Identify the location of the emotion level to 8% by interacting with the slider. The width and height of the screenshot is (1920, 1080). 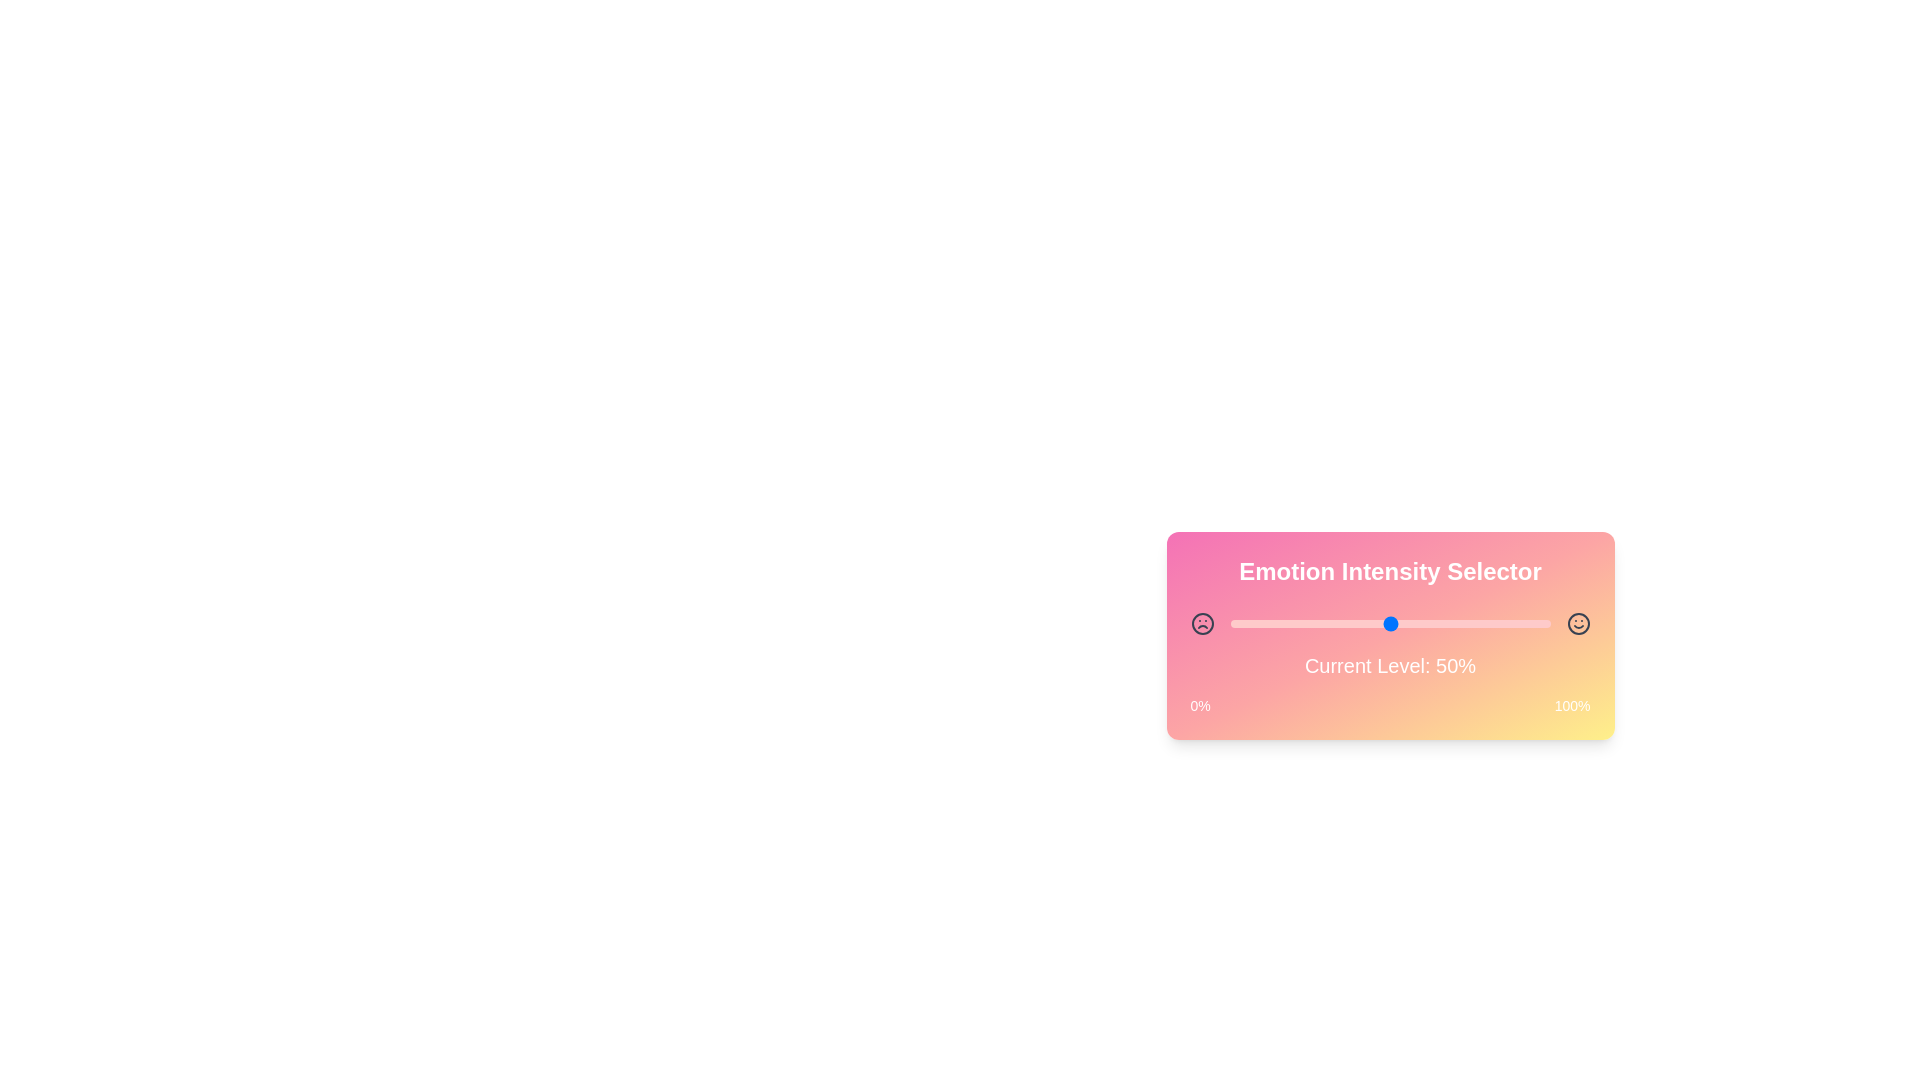
(1255, 623).